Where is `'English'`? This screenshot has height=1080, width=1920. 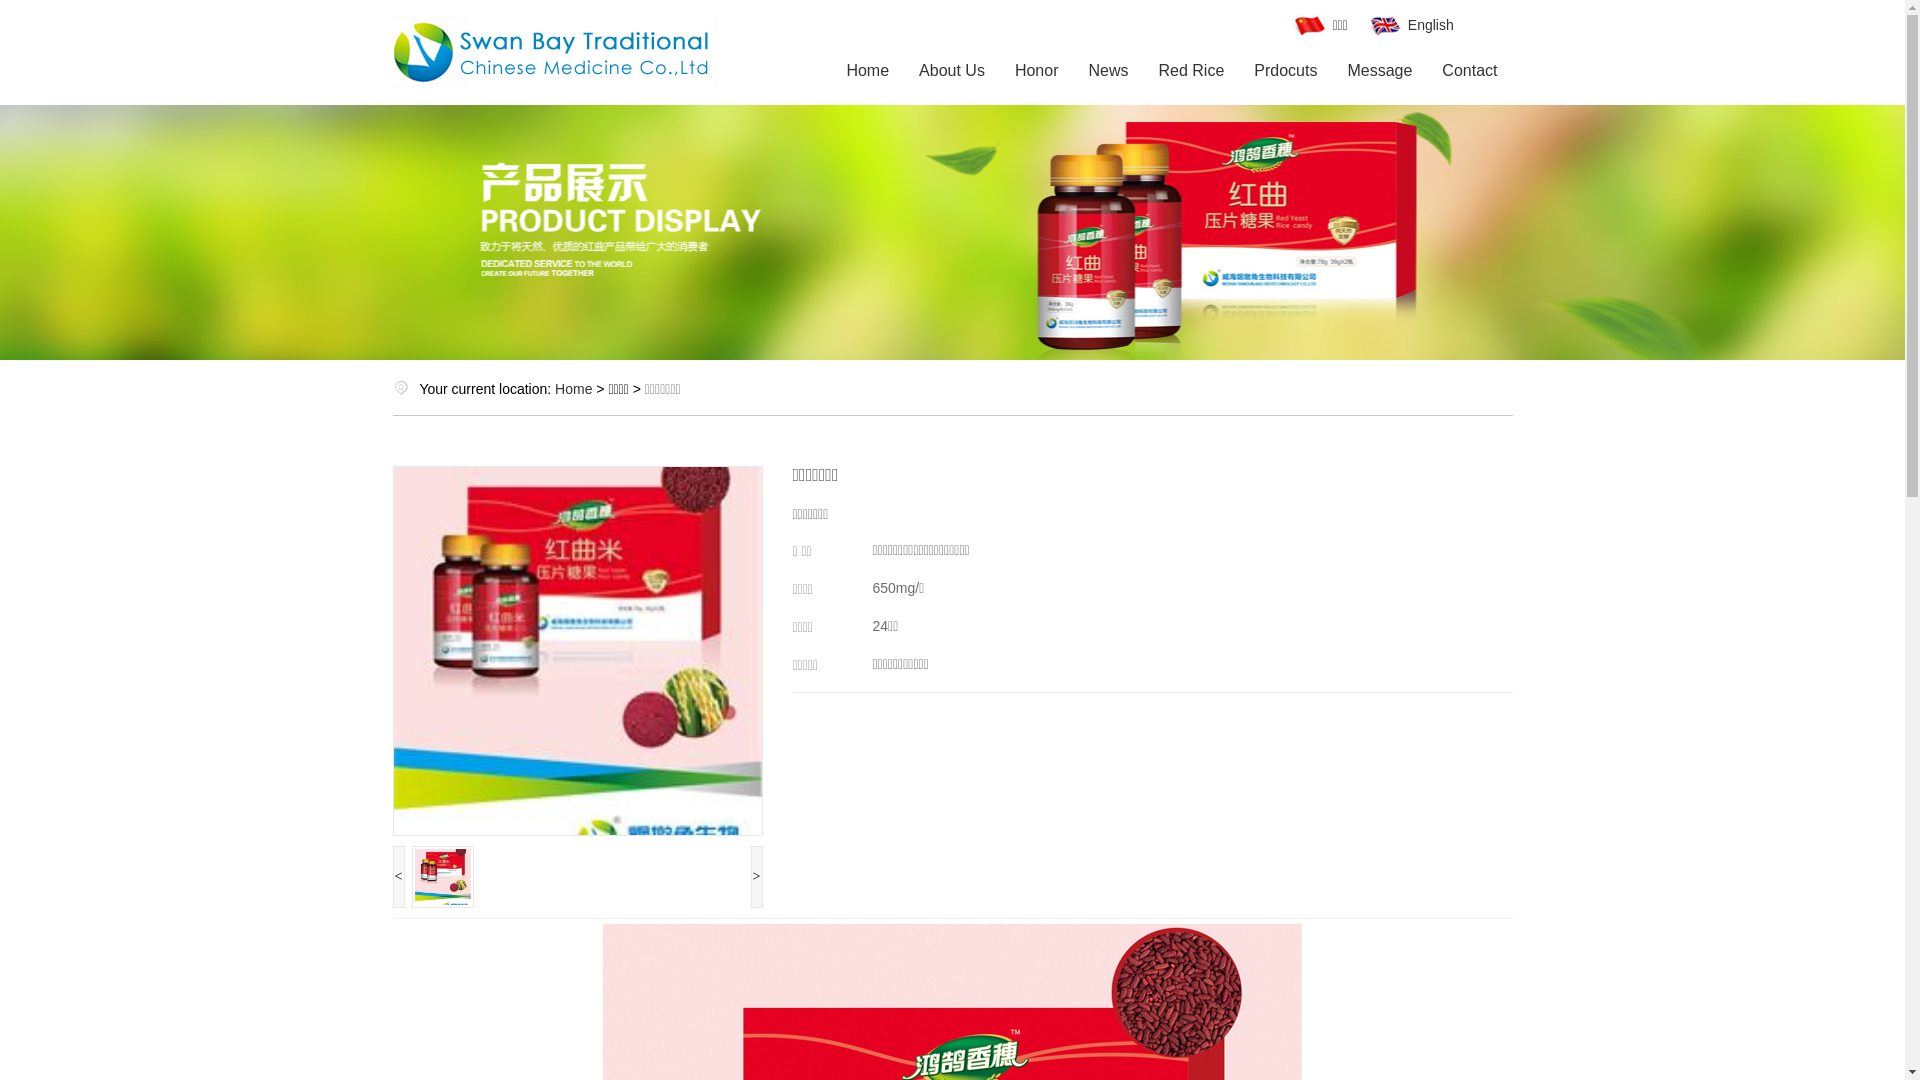
'English' is located at coordinates (1410, 24).